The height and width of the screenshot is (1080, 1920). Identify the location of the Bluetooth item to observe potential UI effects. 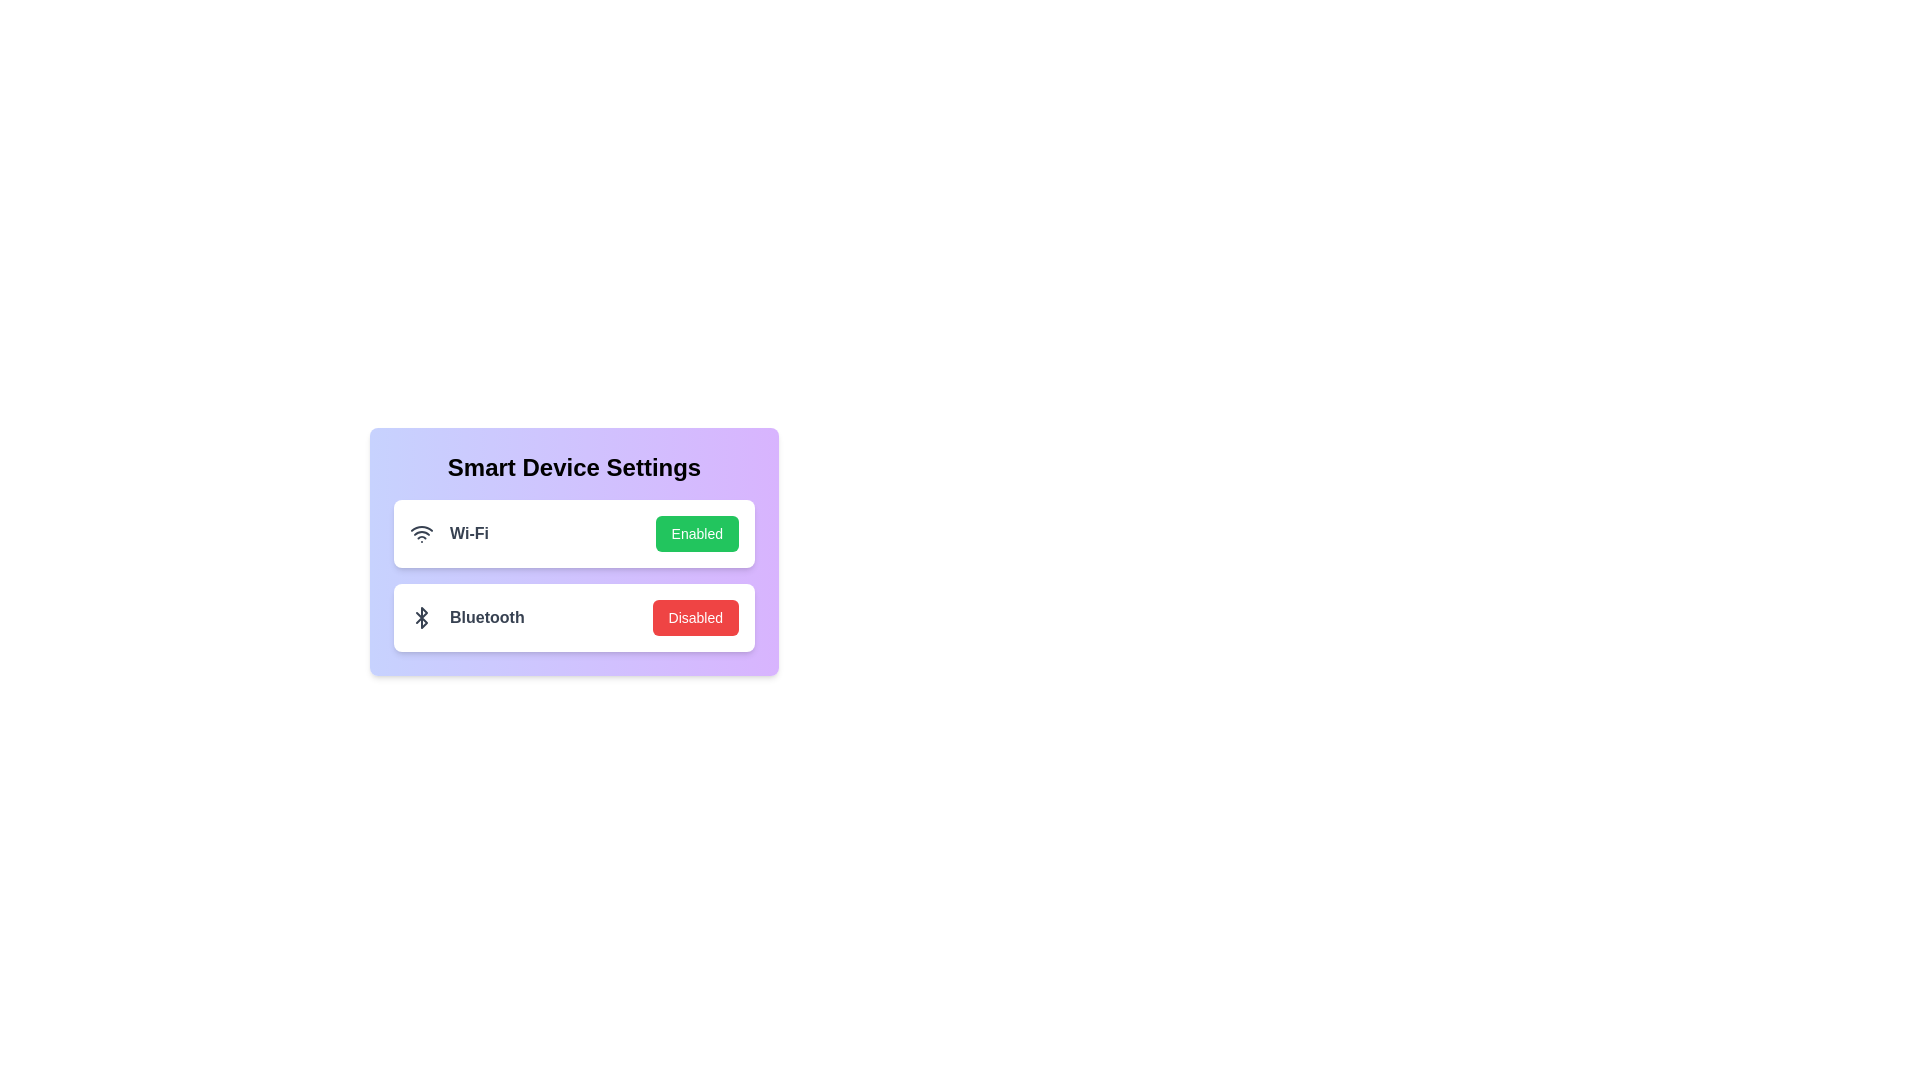
(573, 616).